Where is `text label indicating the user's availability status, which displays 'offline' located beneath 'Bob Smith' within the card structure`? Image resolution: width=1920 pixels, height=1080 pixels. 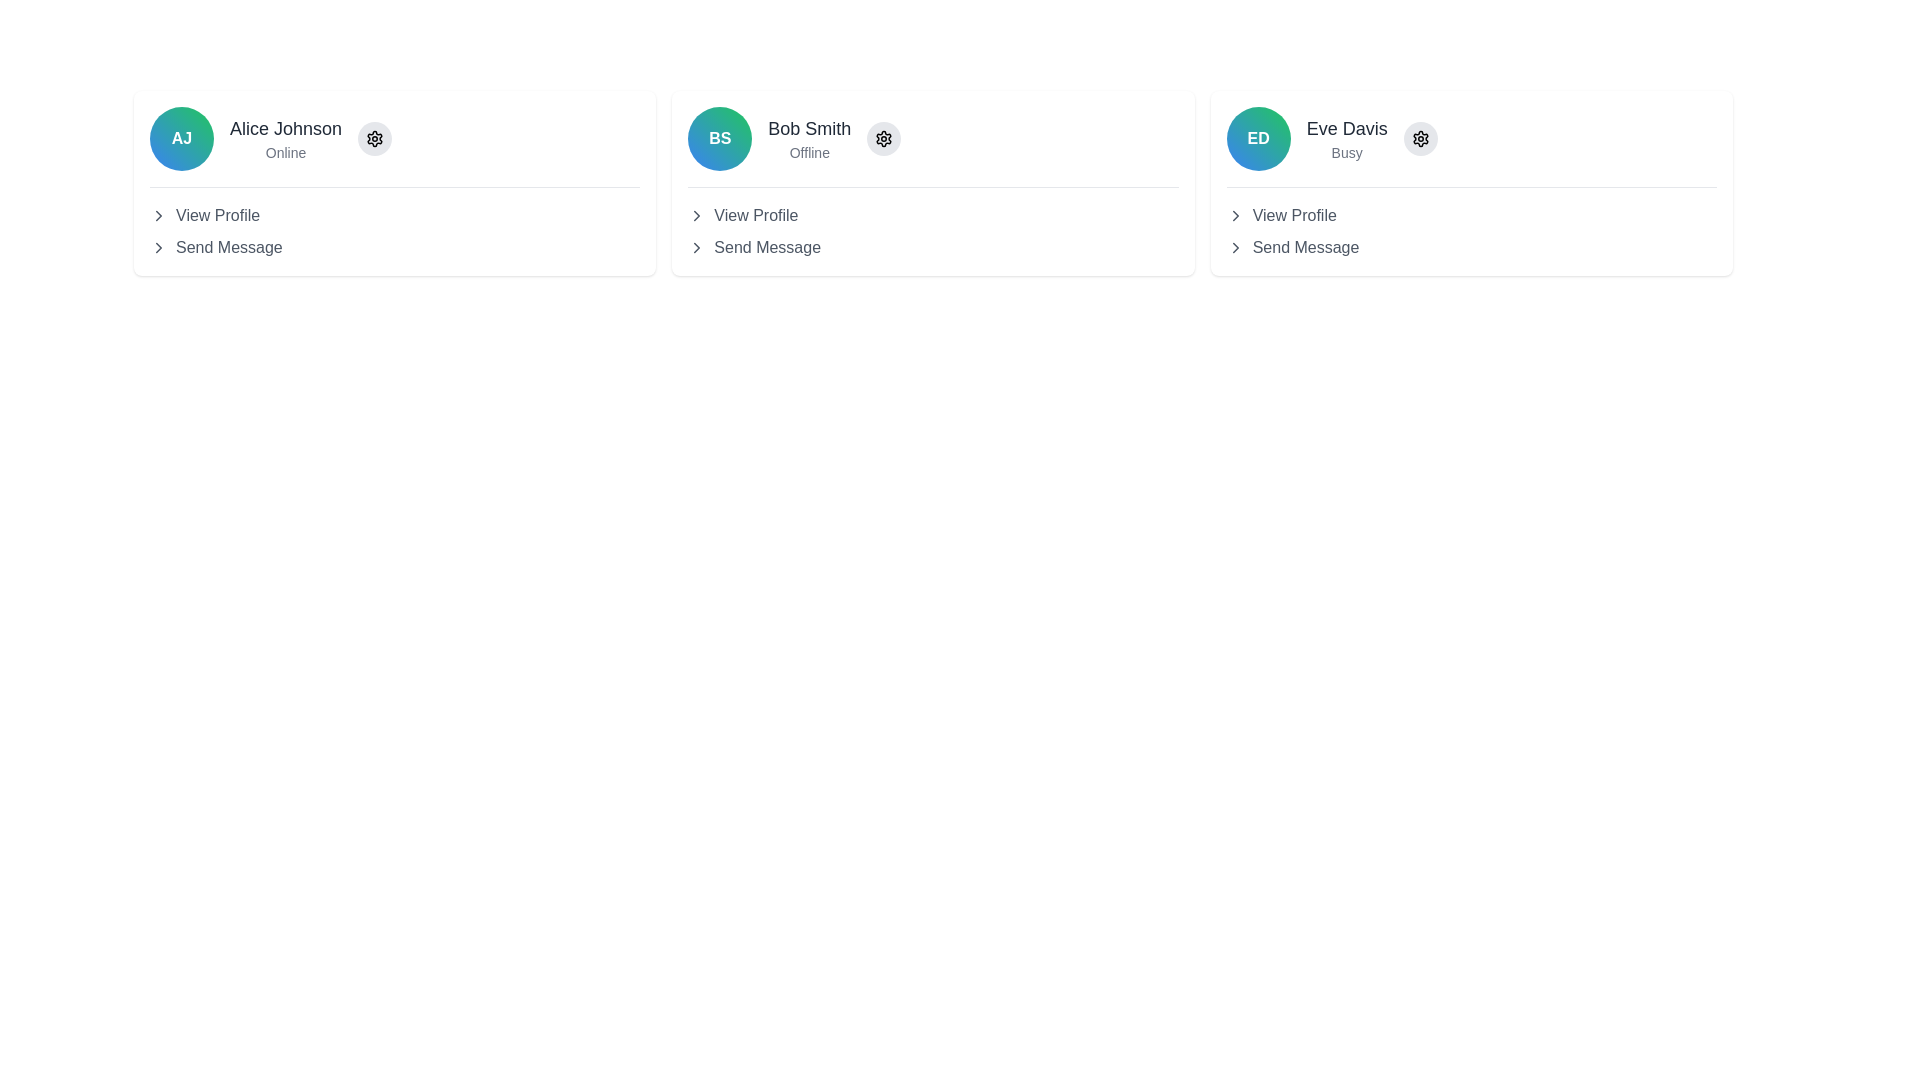 text label indicating the user's availability status, which displays 'offline' located beneath 'Bob Smith' within the card structure is located at coordinates (809, 152).